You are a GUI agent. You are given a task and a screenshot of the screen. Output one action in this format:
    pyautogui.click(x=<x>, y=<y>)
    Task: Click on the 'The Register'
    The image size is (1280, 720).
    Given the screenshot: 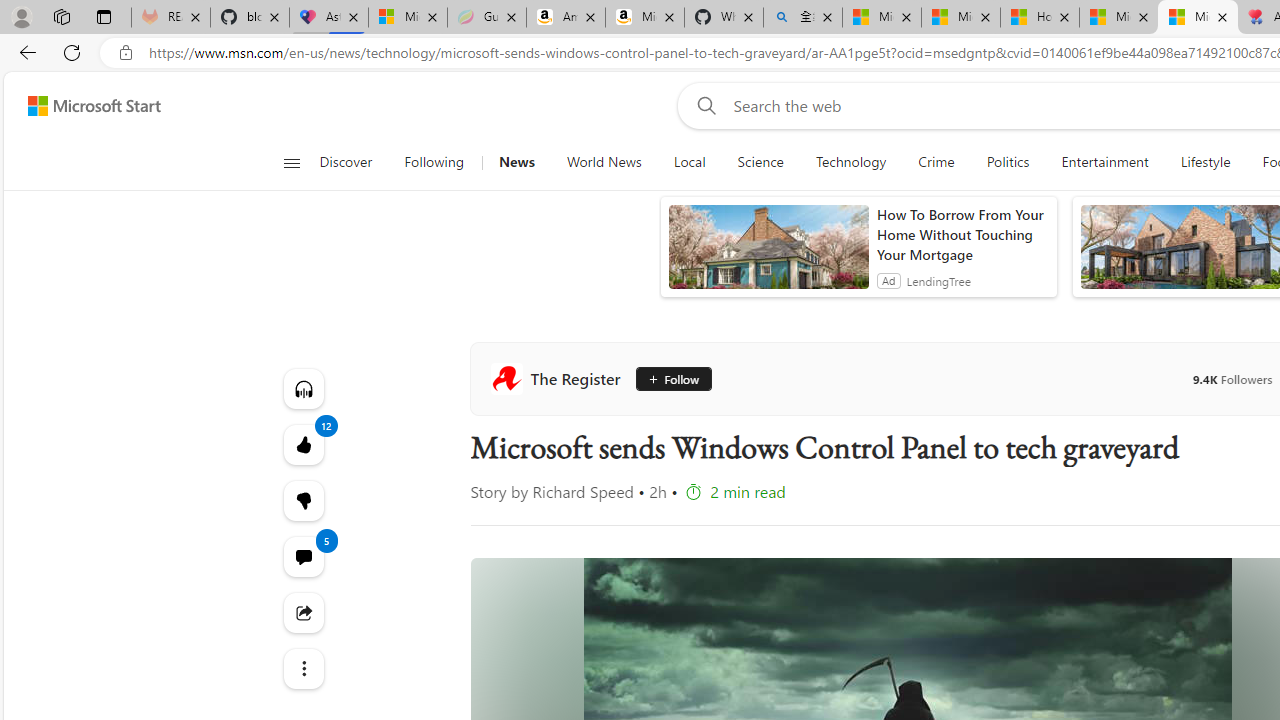 What is the action you would take?
    pyautogui.click(x=559, y=379)
    